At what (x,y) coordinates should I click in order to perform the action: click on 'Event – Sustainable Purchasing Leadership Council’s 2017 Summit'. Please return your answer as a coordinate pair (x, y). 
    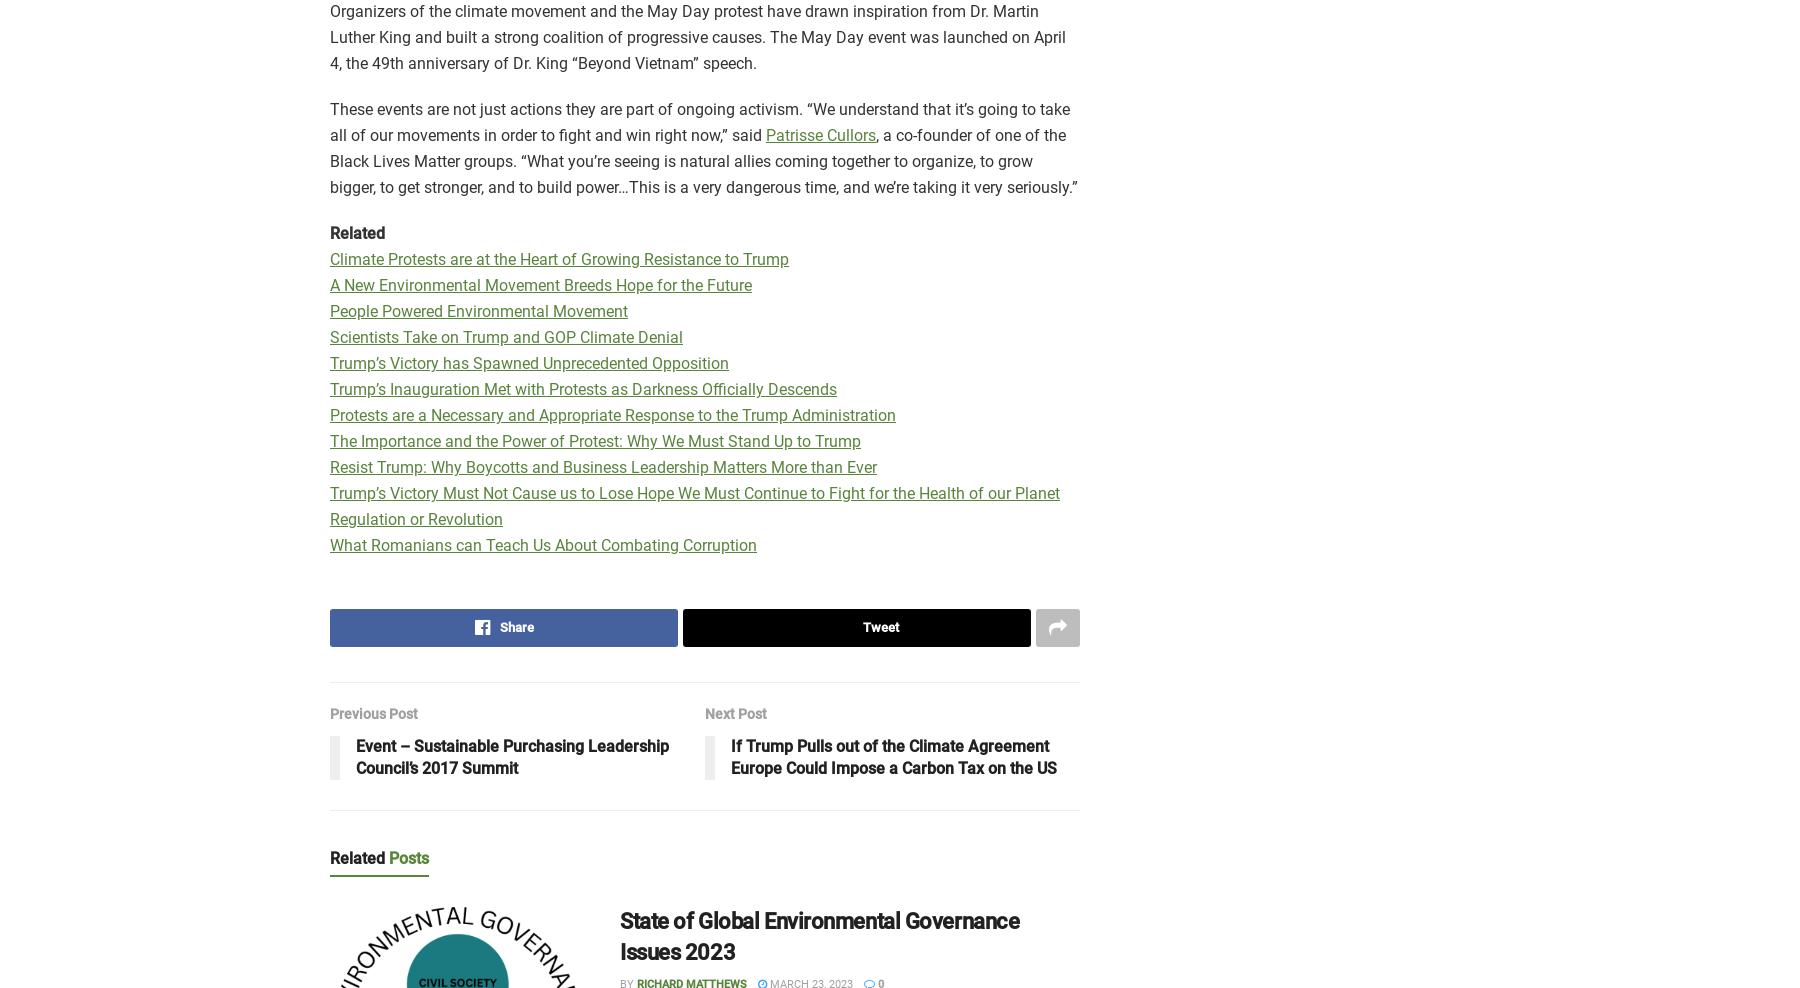
    Looking at the image, I should click on (356, 755).